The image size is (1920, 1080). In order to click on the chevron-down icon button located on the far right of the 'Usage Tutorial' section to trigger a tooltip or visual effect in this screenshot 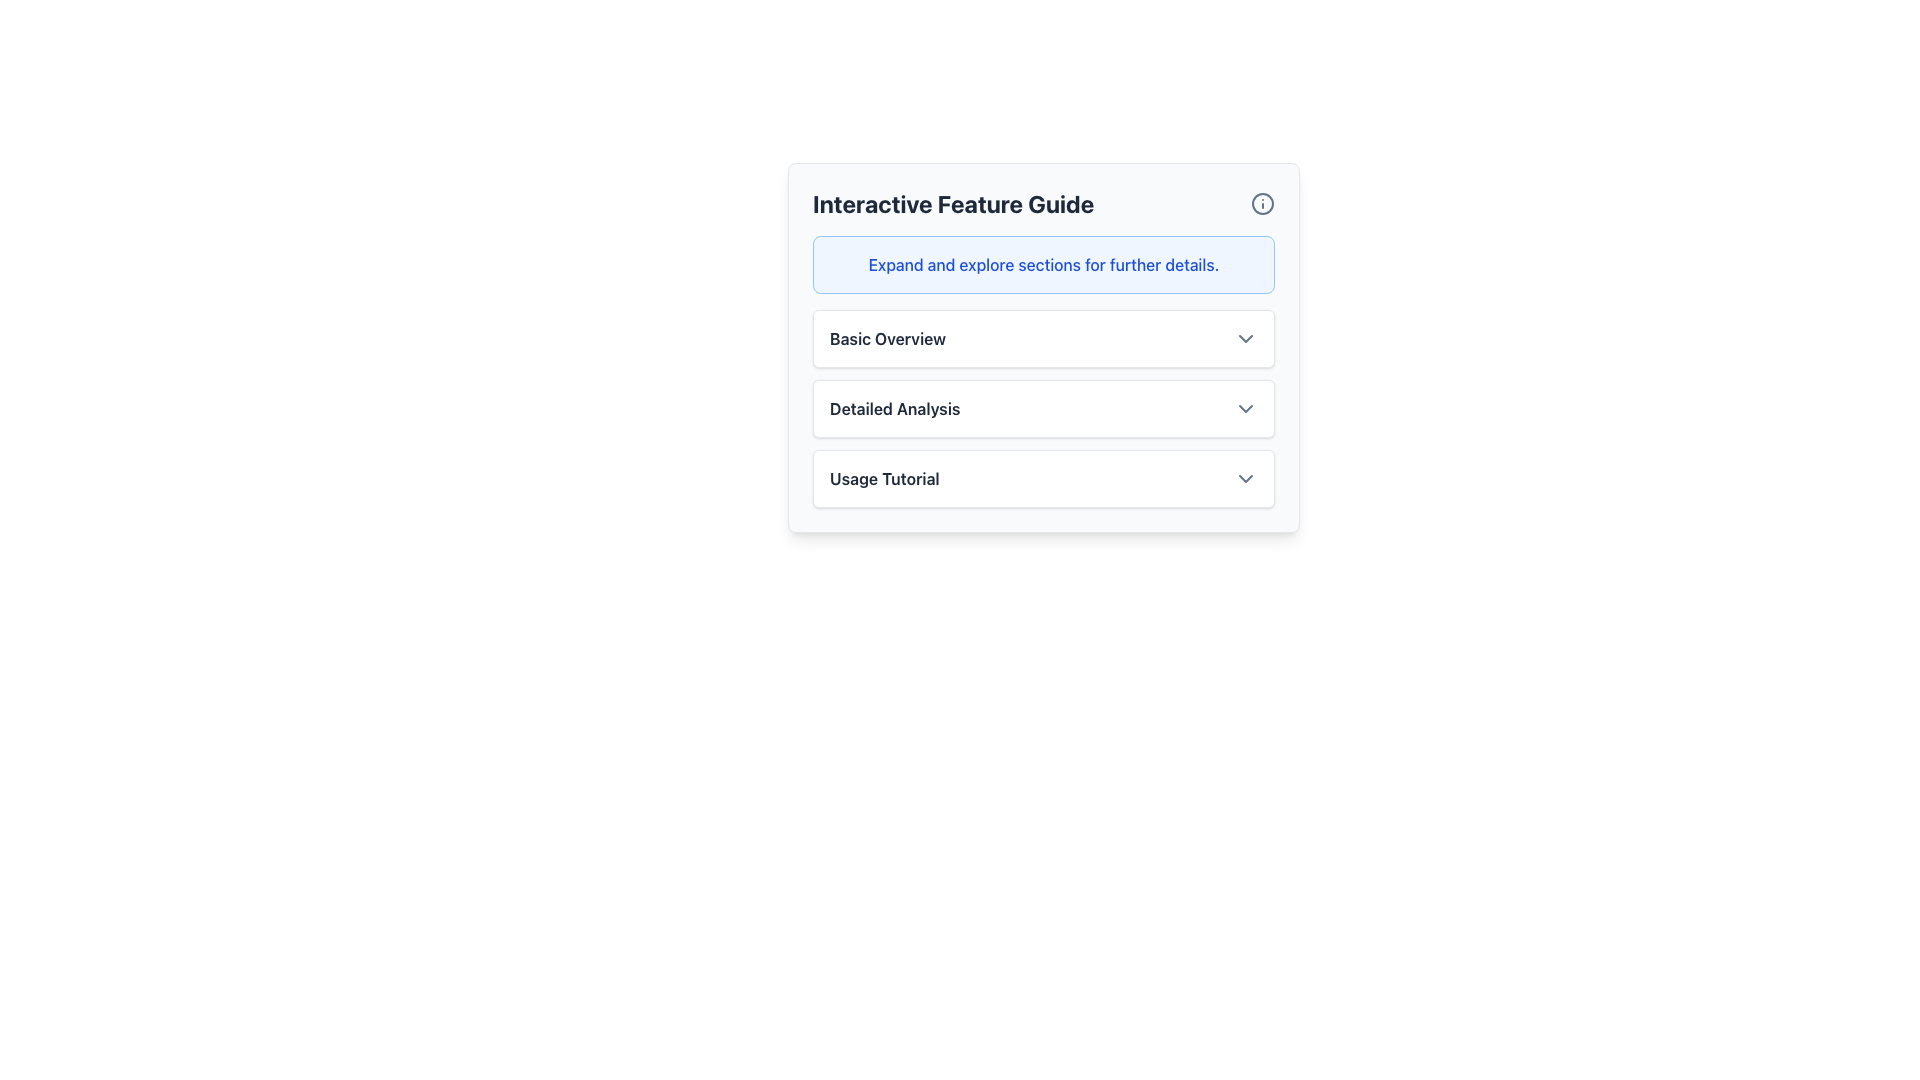, I will do `click(1245, 478)`.